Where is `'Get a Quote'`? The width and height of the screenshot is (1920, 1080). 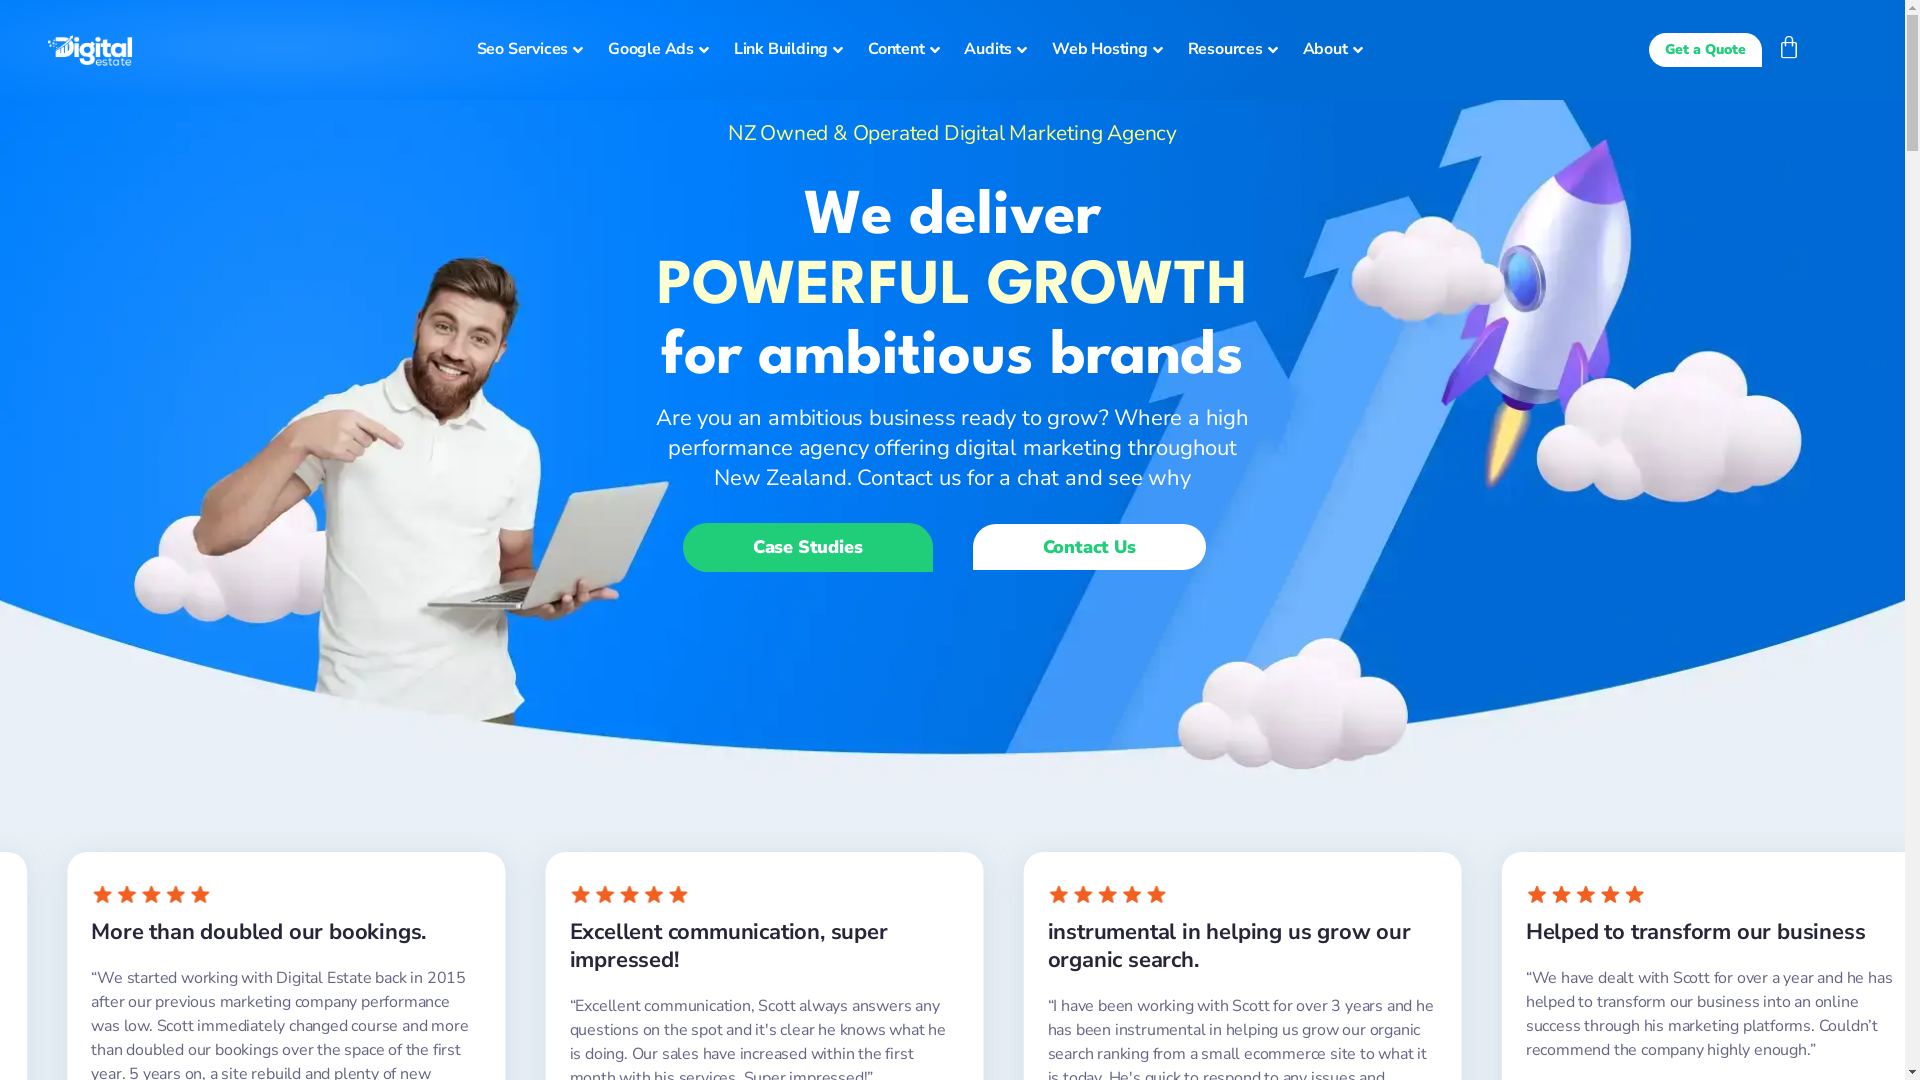 'Get a Quote' is located at coordinates (1704, 49).